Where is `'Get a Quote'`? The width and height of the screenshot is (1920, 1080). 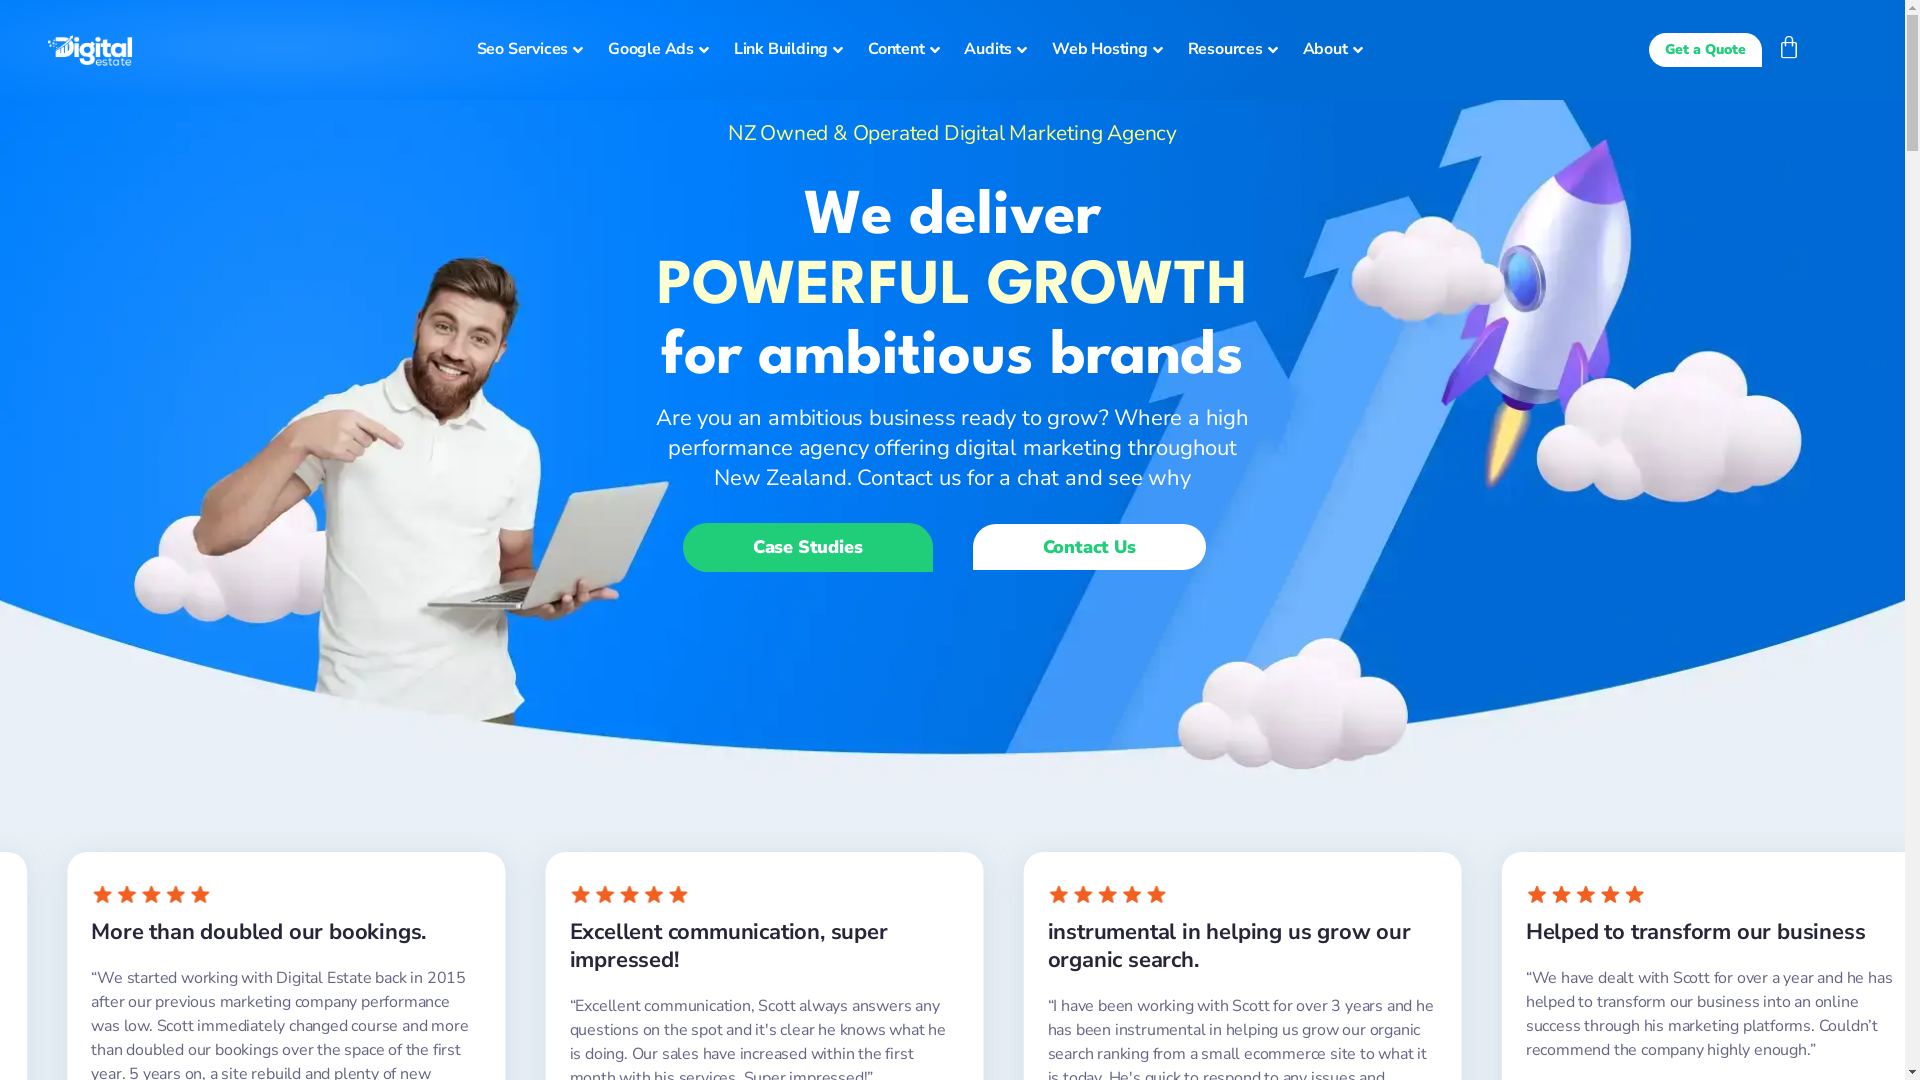 'Get a Quote' is located at coordinates (1704, 49).